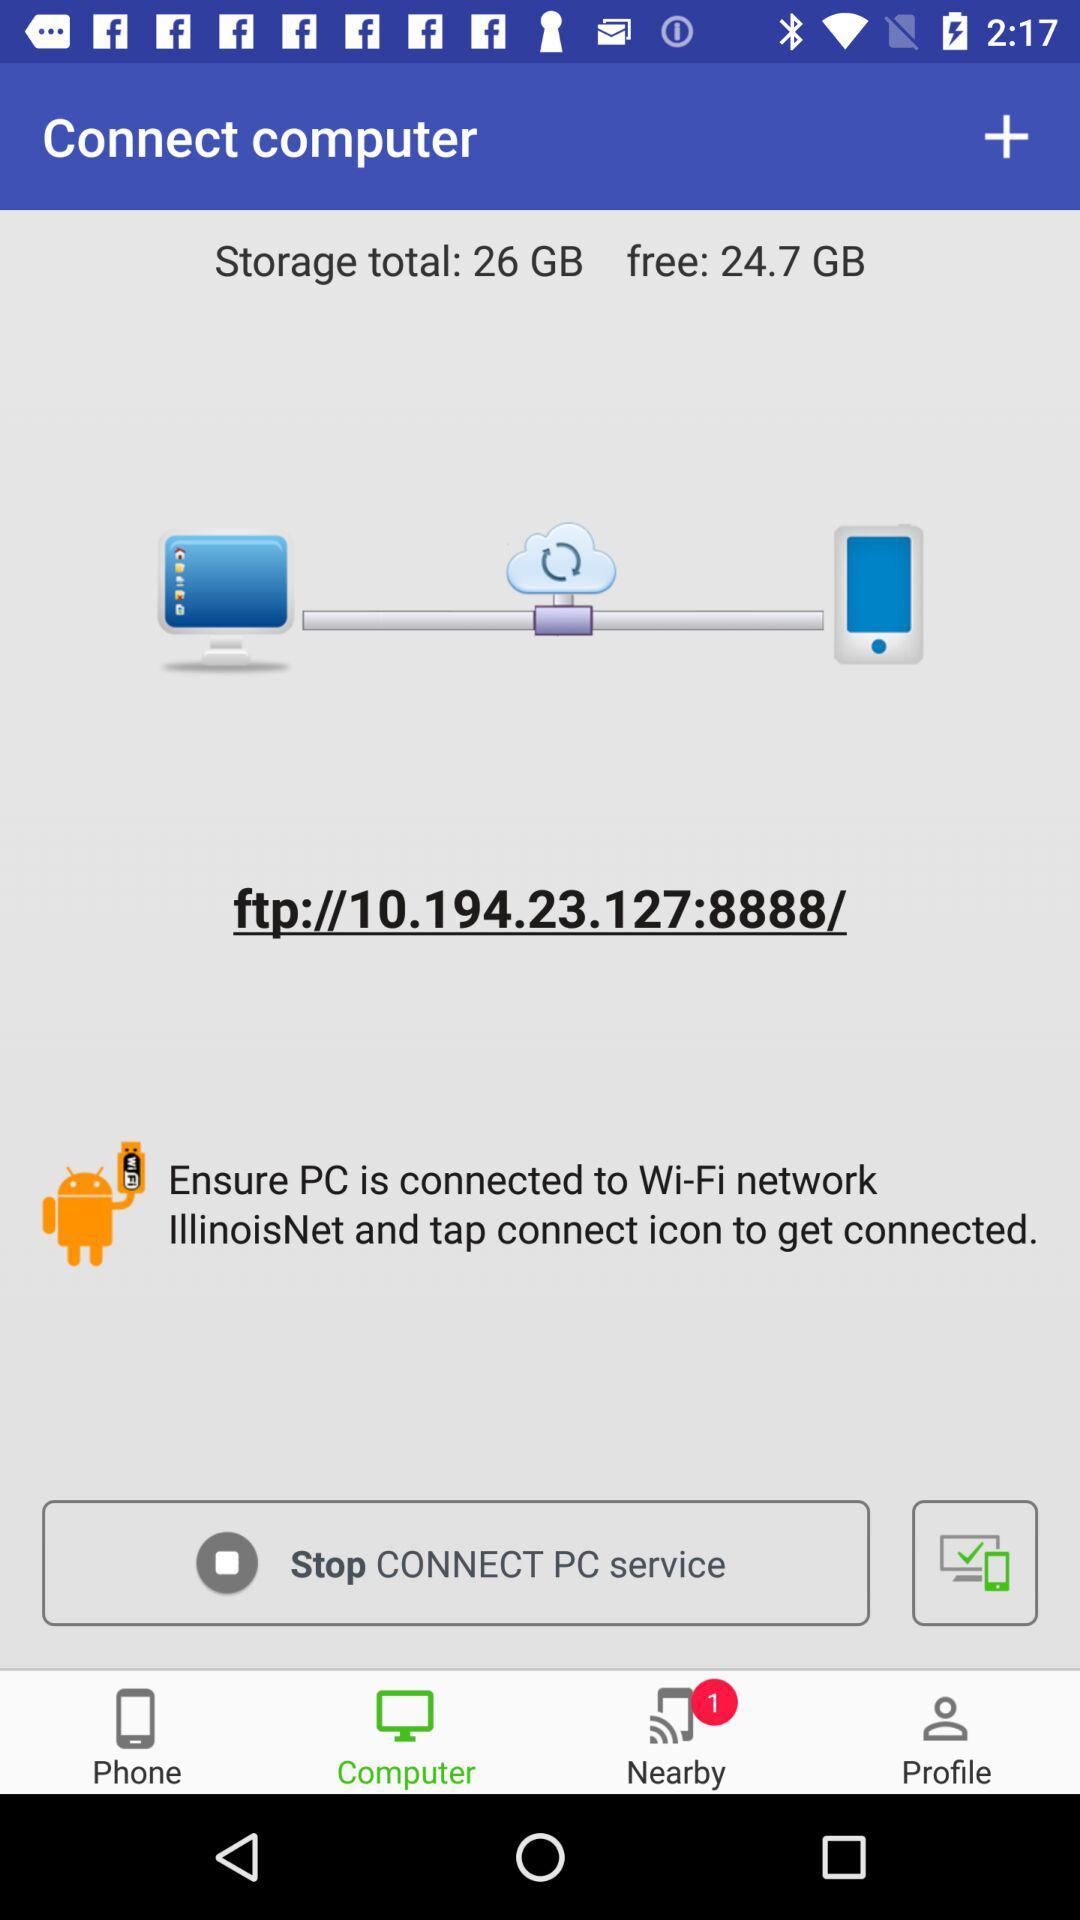 This screenshot has height=1920, width=1080. What do you see at coordinates (607, 1202) in the screenshot?
I see `the ensure pc is` at bounding box center [607, 1202].